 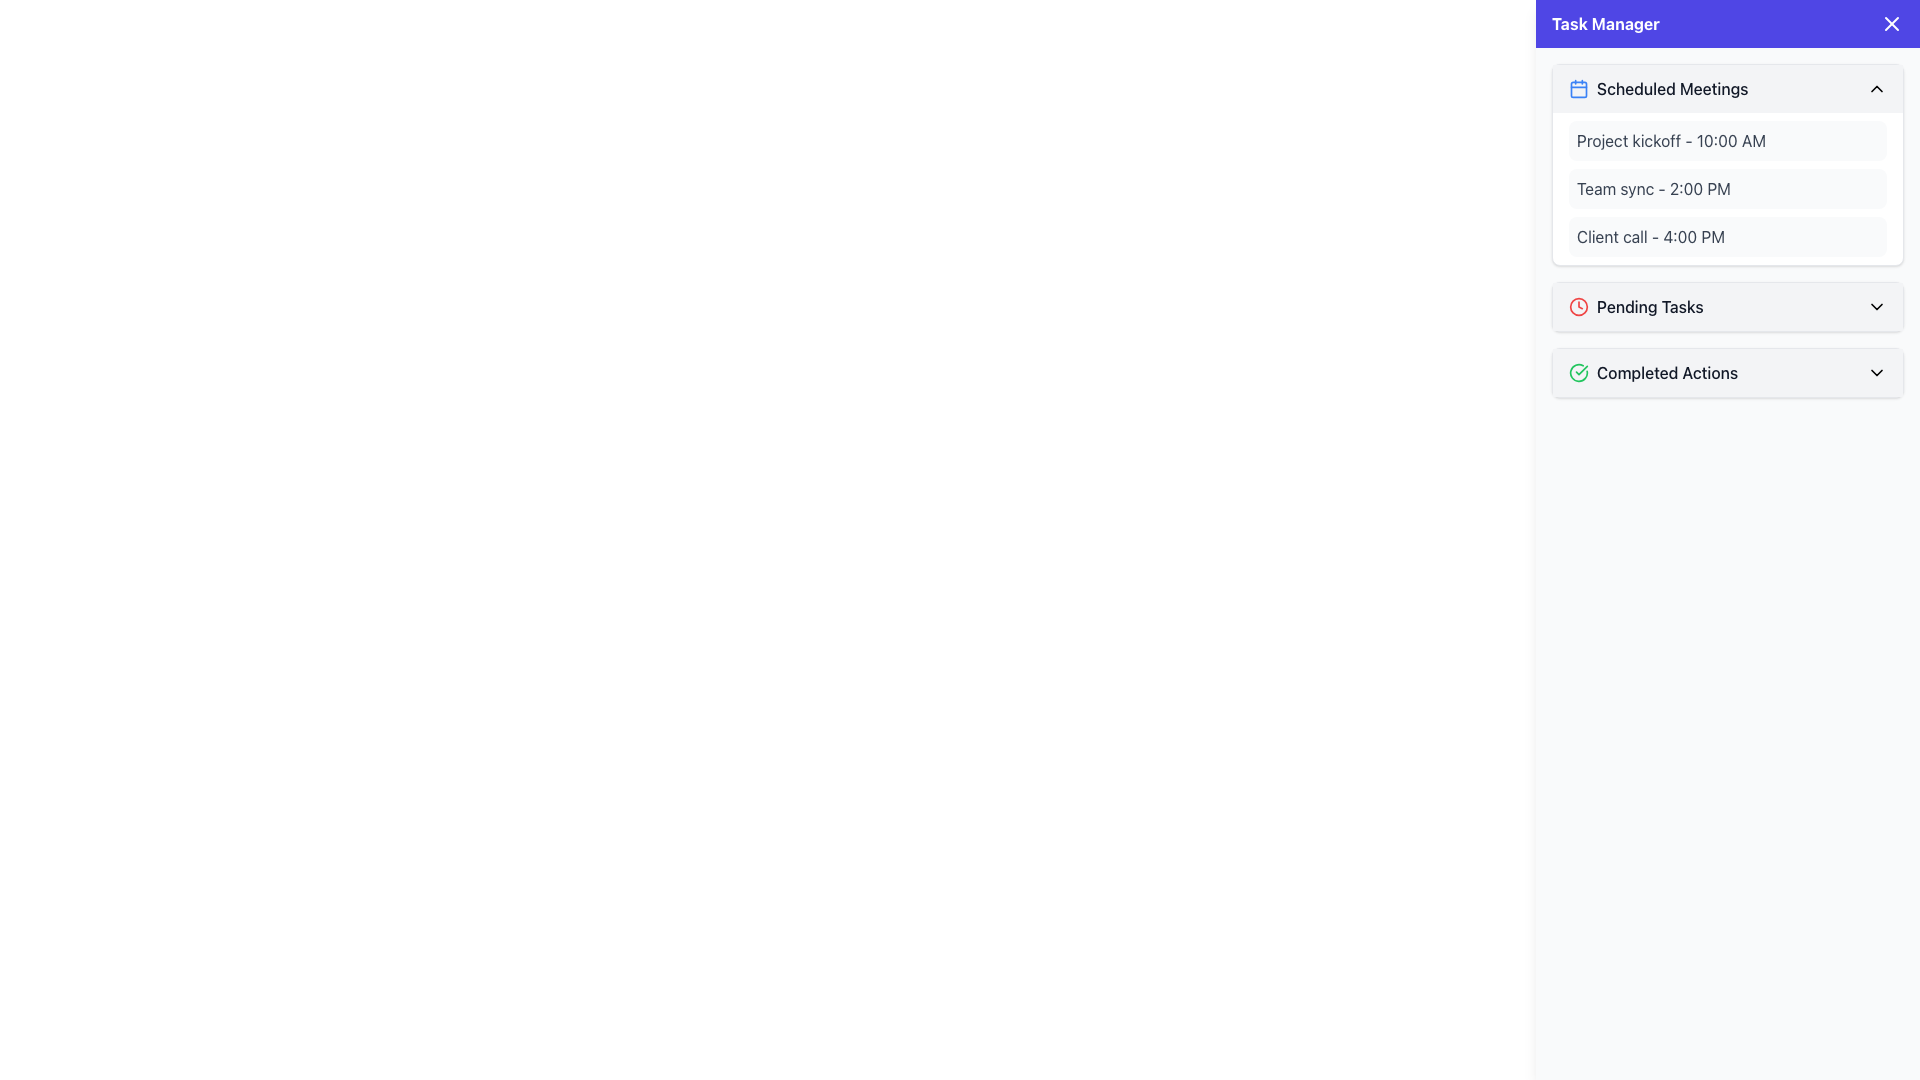 I want to click on text of the Descriptive Label with Icon that displays 'Pending Tasks' located between the clock icon and the text label in the collapsible menu, so click(x=1636, y=307).